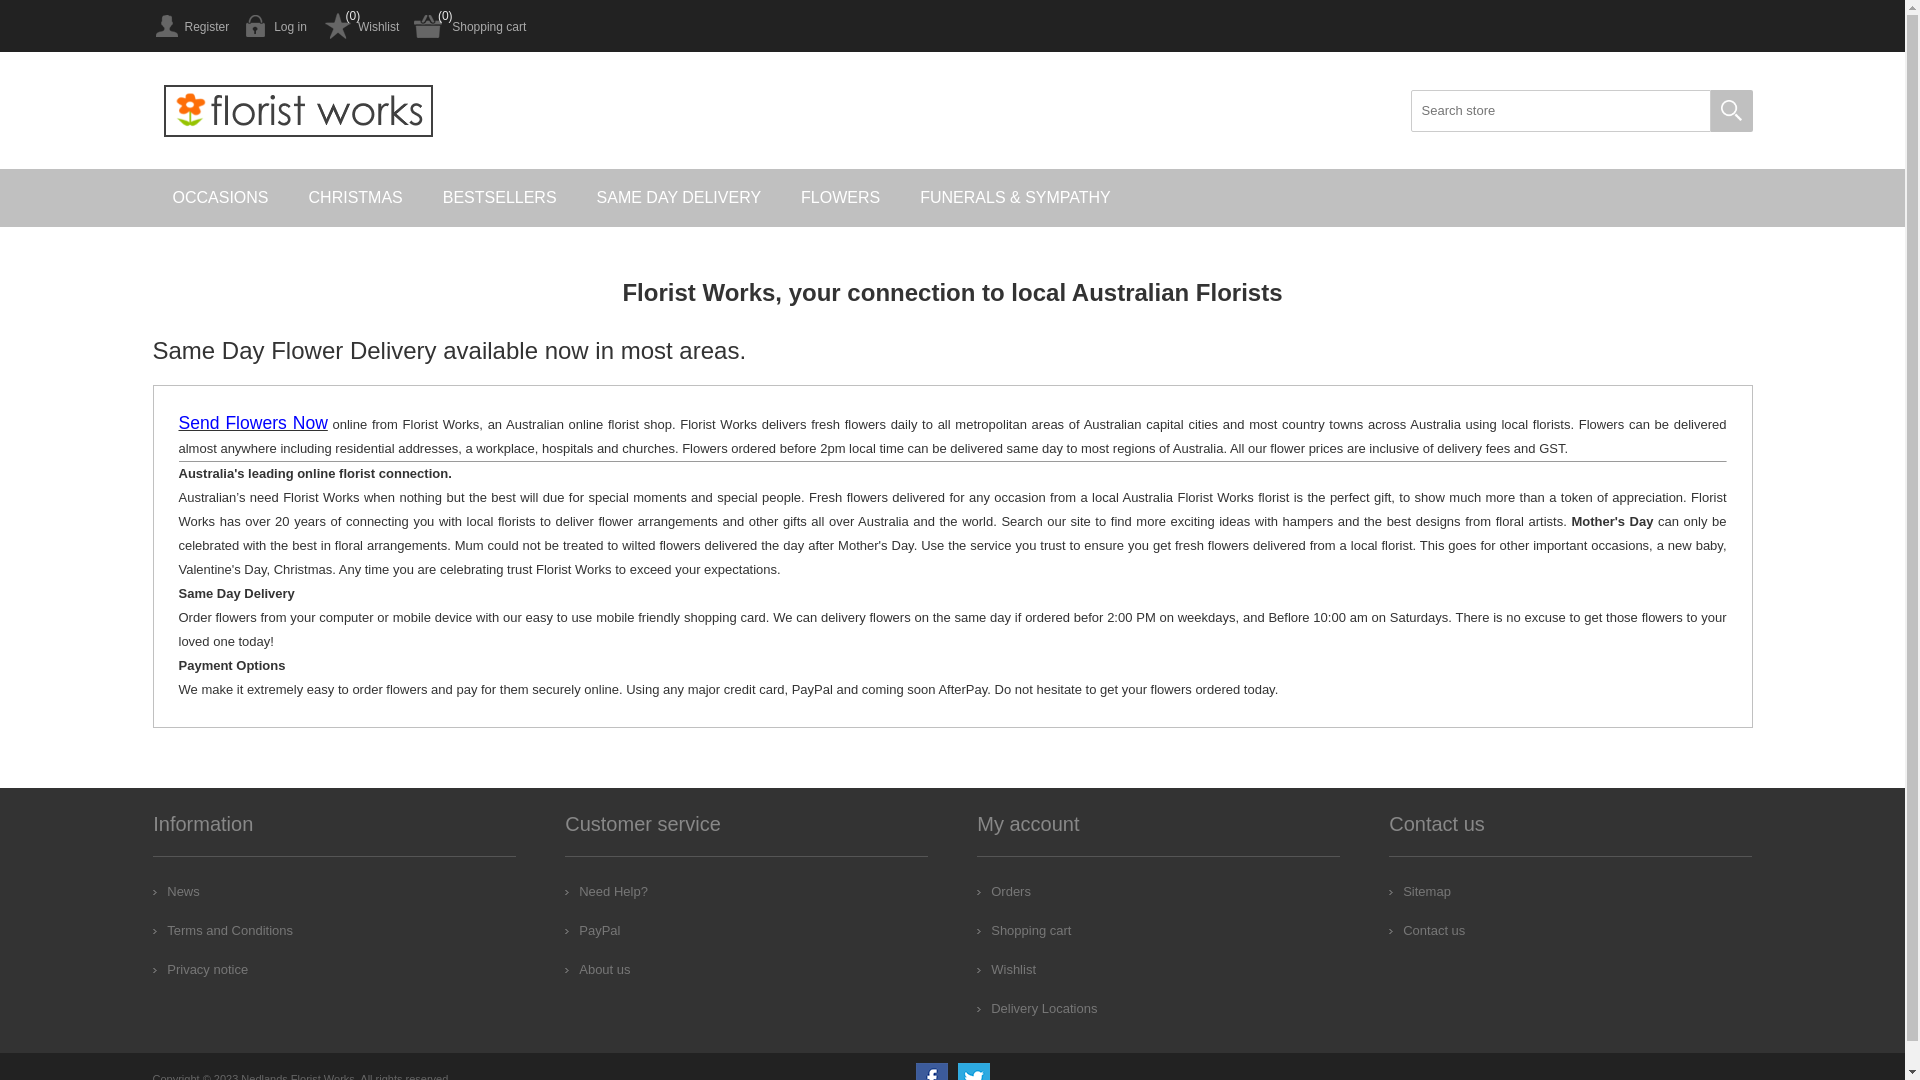 This screenshot has width=1920, height=1080. What do you see at coordinates (190, 26) in the screenshot?
I see `'Register'` at bounding box center [190, 26].